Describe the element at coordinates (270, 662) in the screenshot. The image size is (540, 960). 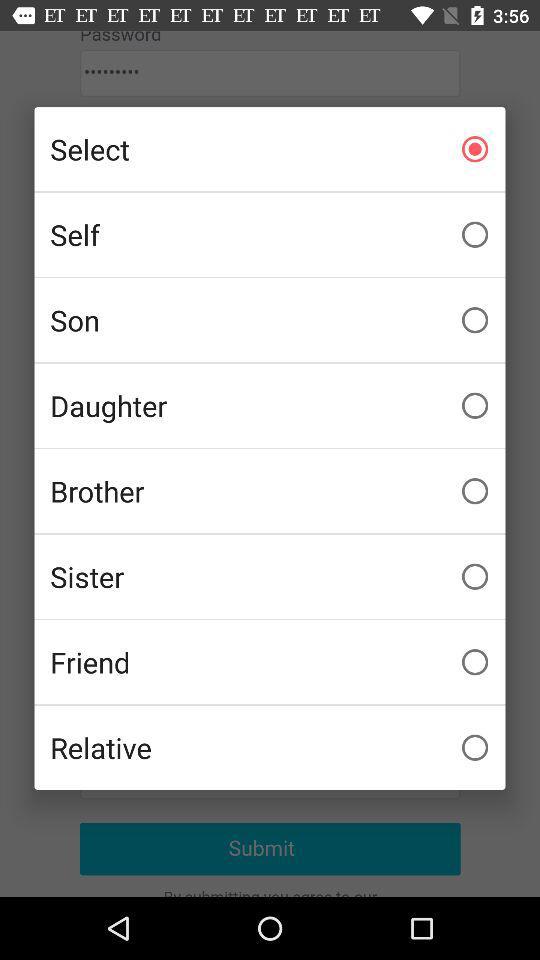
I see `the checkbox below sister` at that location.